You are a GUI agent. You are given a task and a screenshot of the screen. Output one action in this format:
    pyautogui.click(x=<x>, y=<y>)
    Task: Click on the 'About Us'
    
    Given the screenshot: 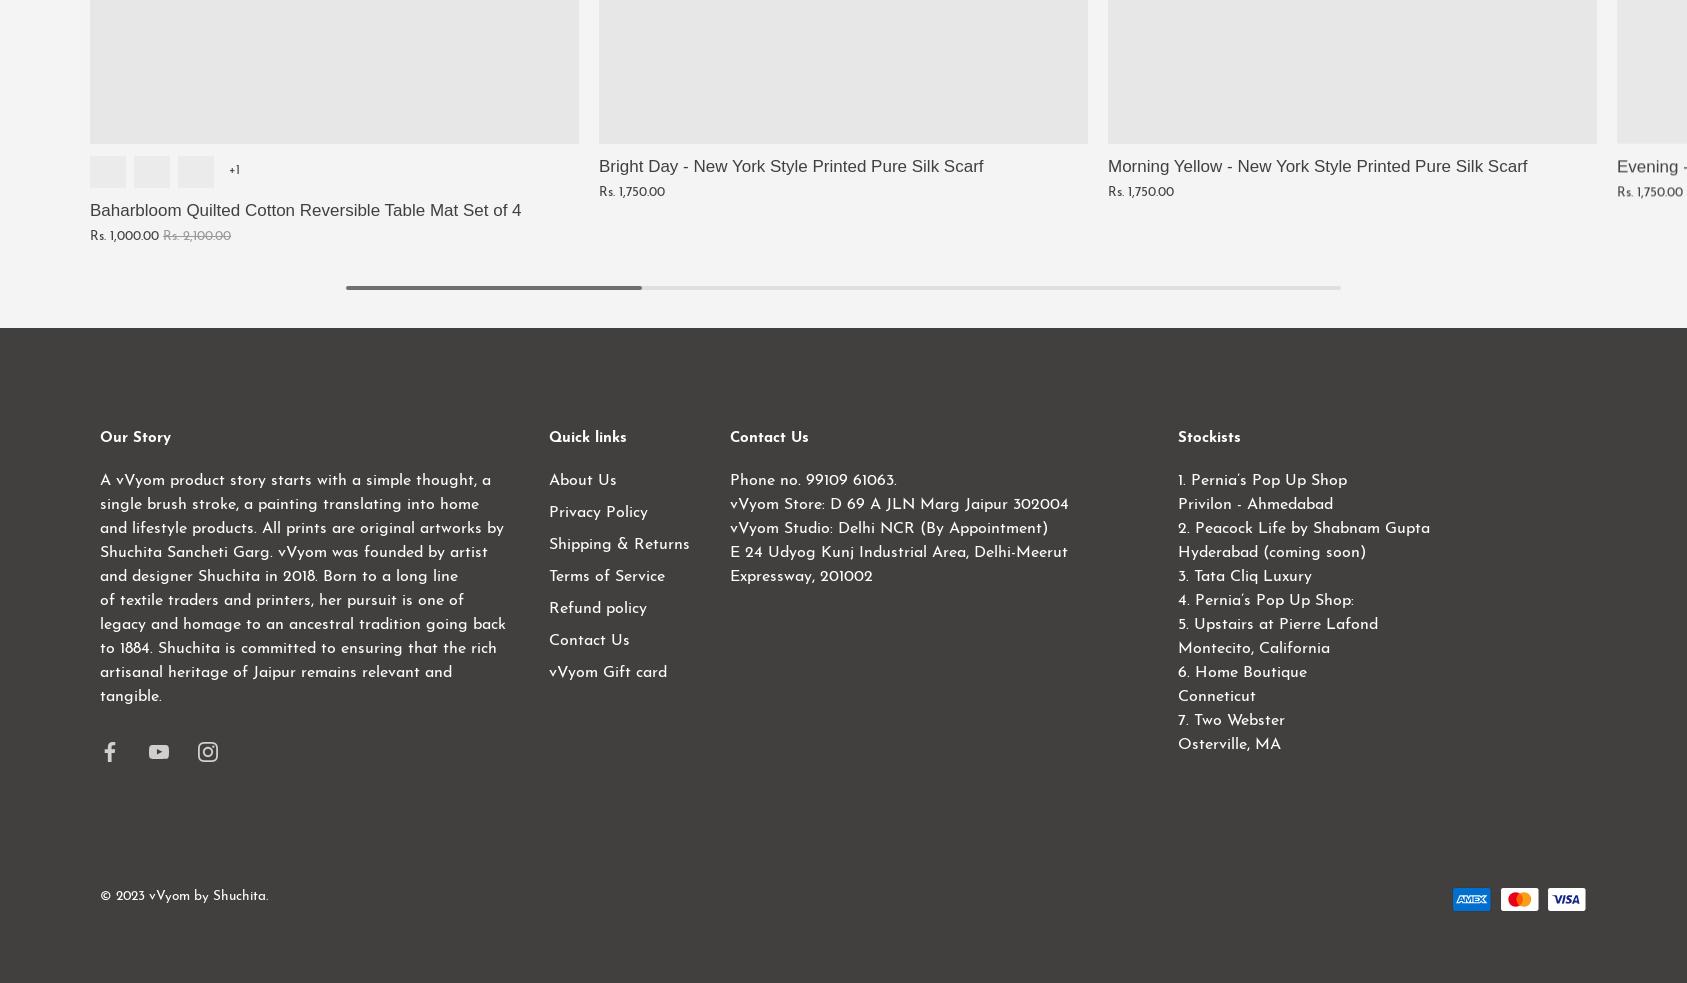 What is the action you would take?
    pyautogui.click(x=546, y=478)
    